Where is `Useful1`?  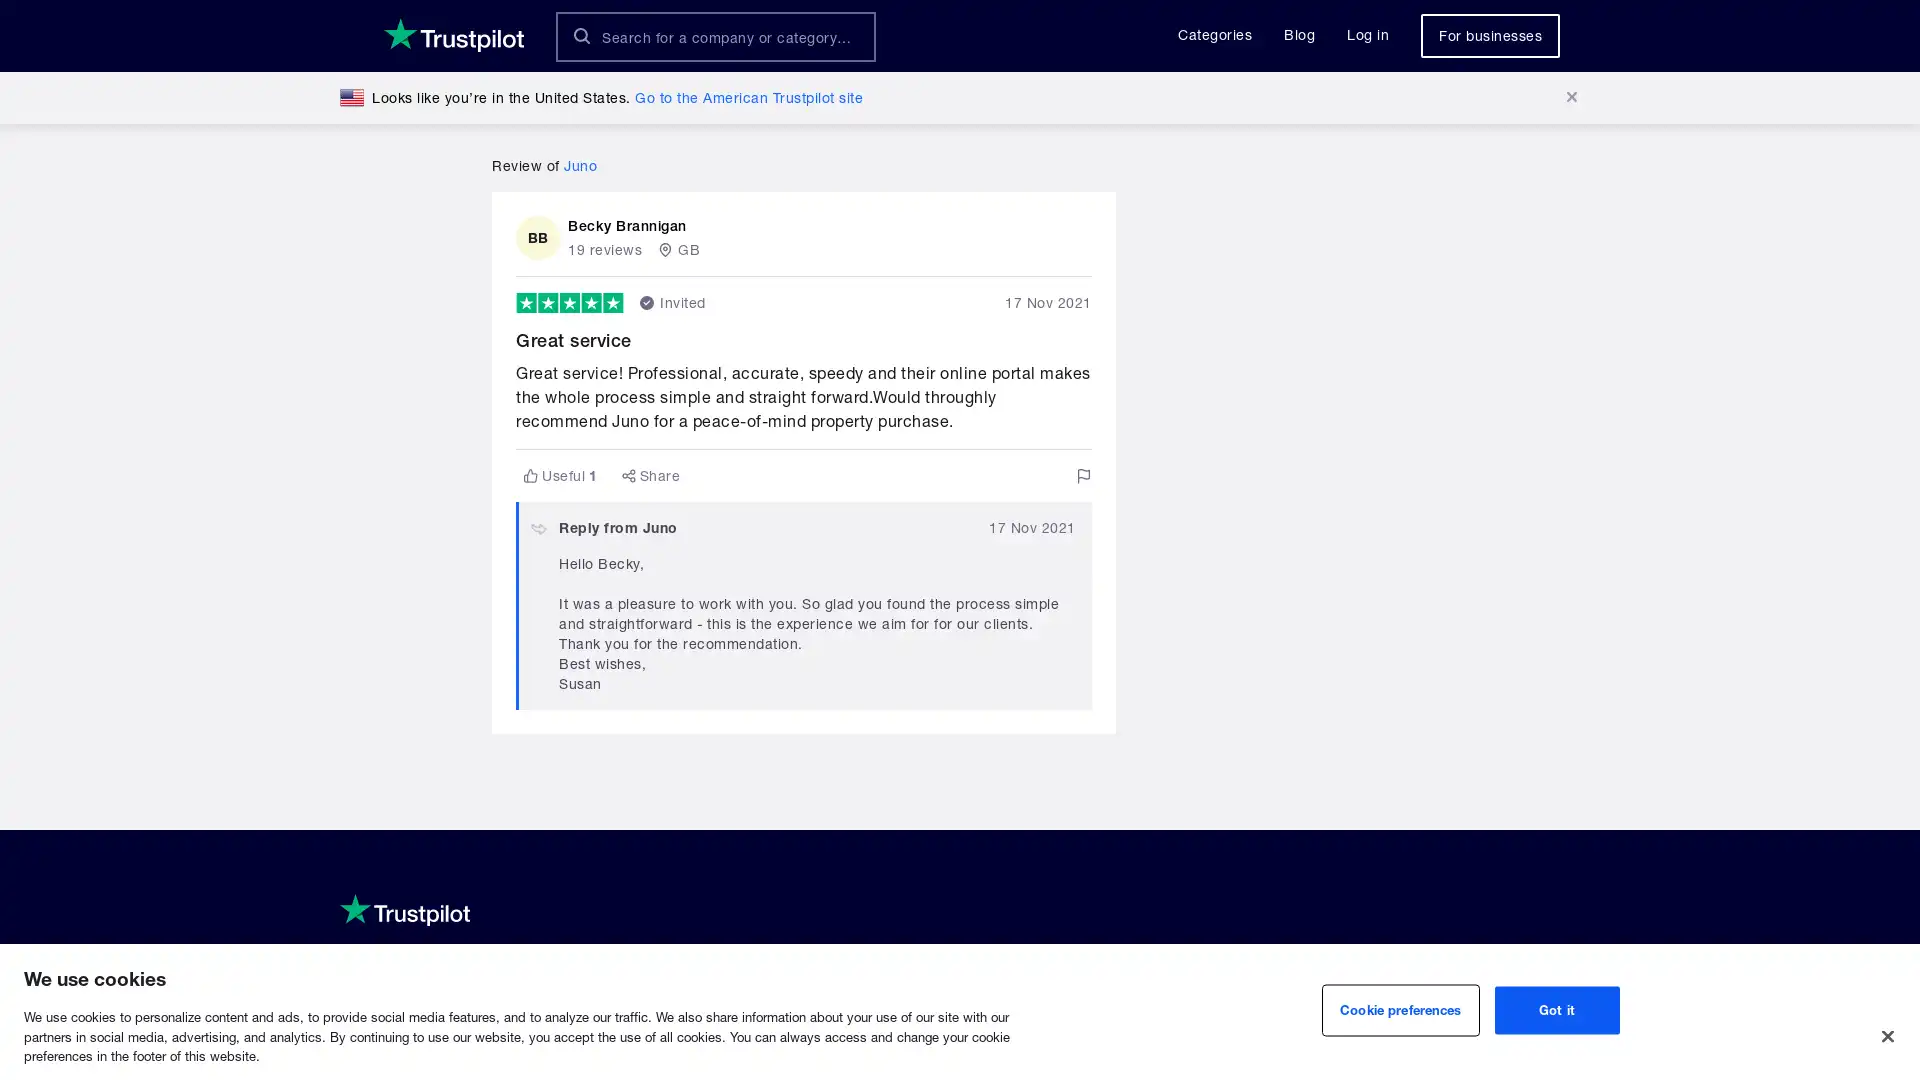 Useful1 is located at coordinates (560, 475).